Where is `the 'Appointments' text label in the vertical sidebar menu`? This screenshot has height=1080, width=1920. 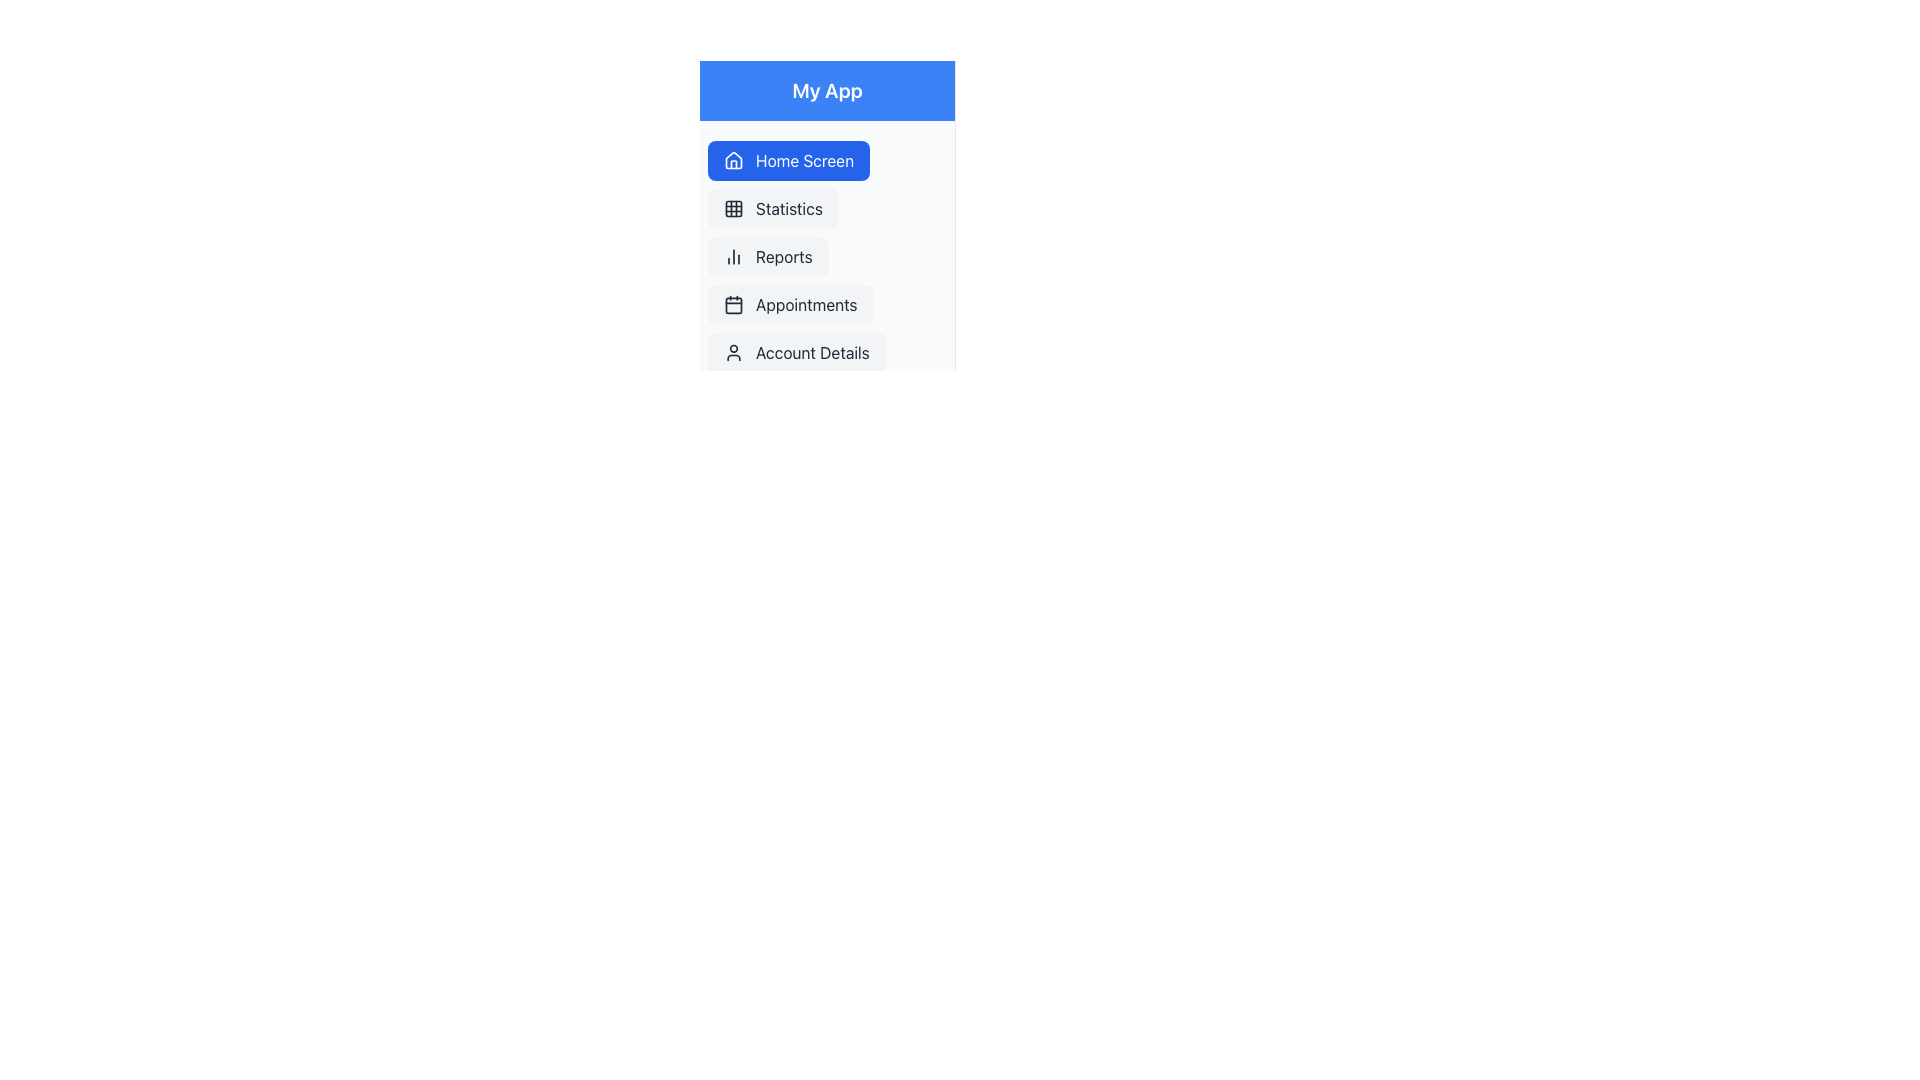
the 'Appointments' text label in the vertical sidebar menu is located at coordinates (806, 304).